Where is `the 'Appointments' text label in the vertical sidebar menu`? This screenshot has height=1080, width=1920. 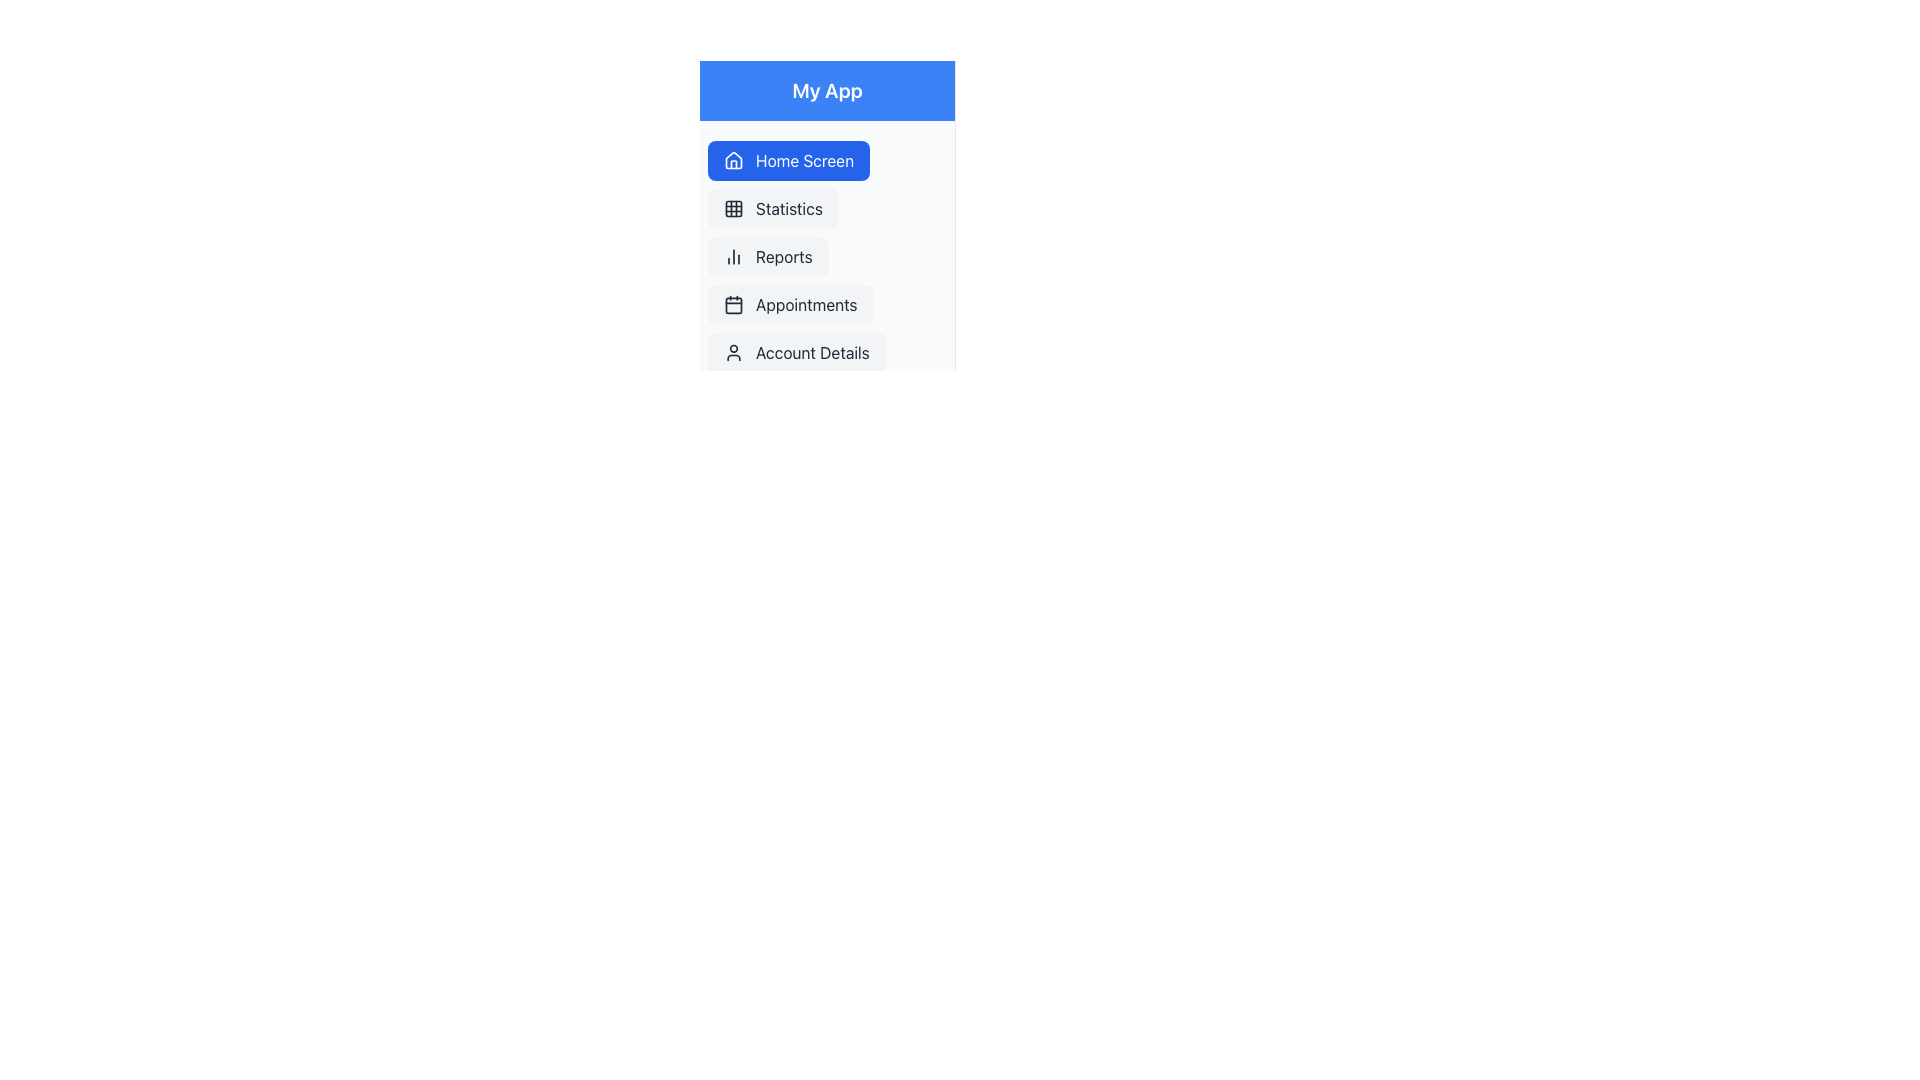
the 'Appointments' text label in the vertical sidebar menu is located at coordinates (806, 304).